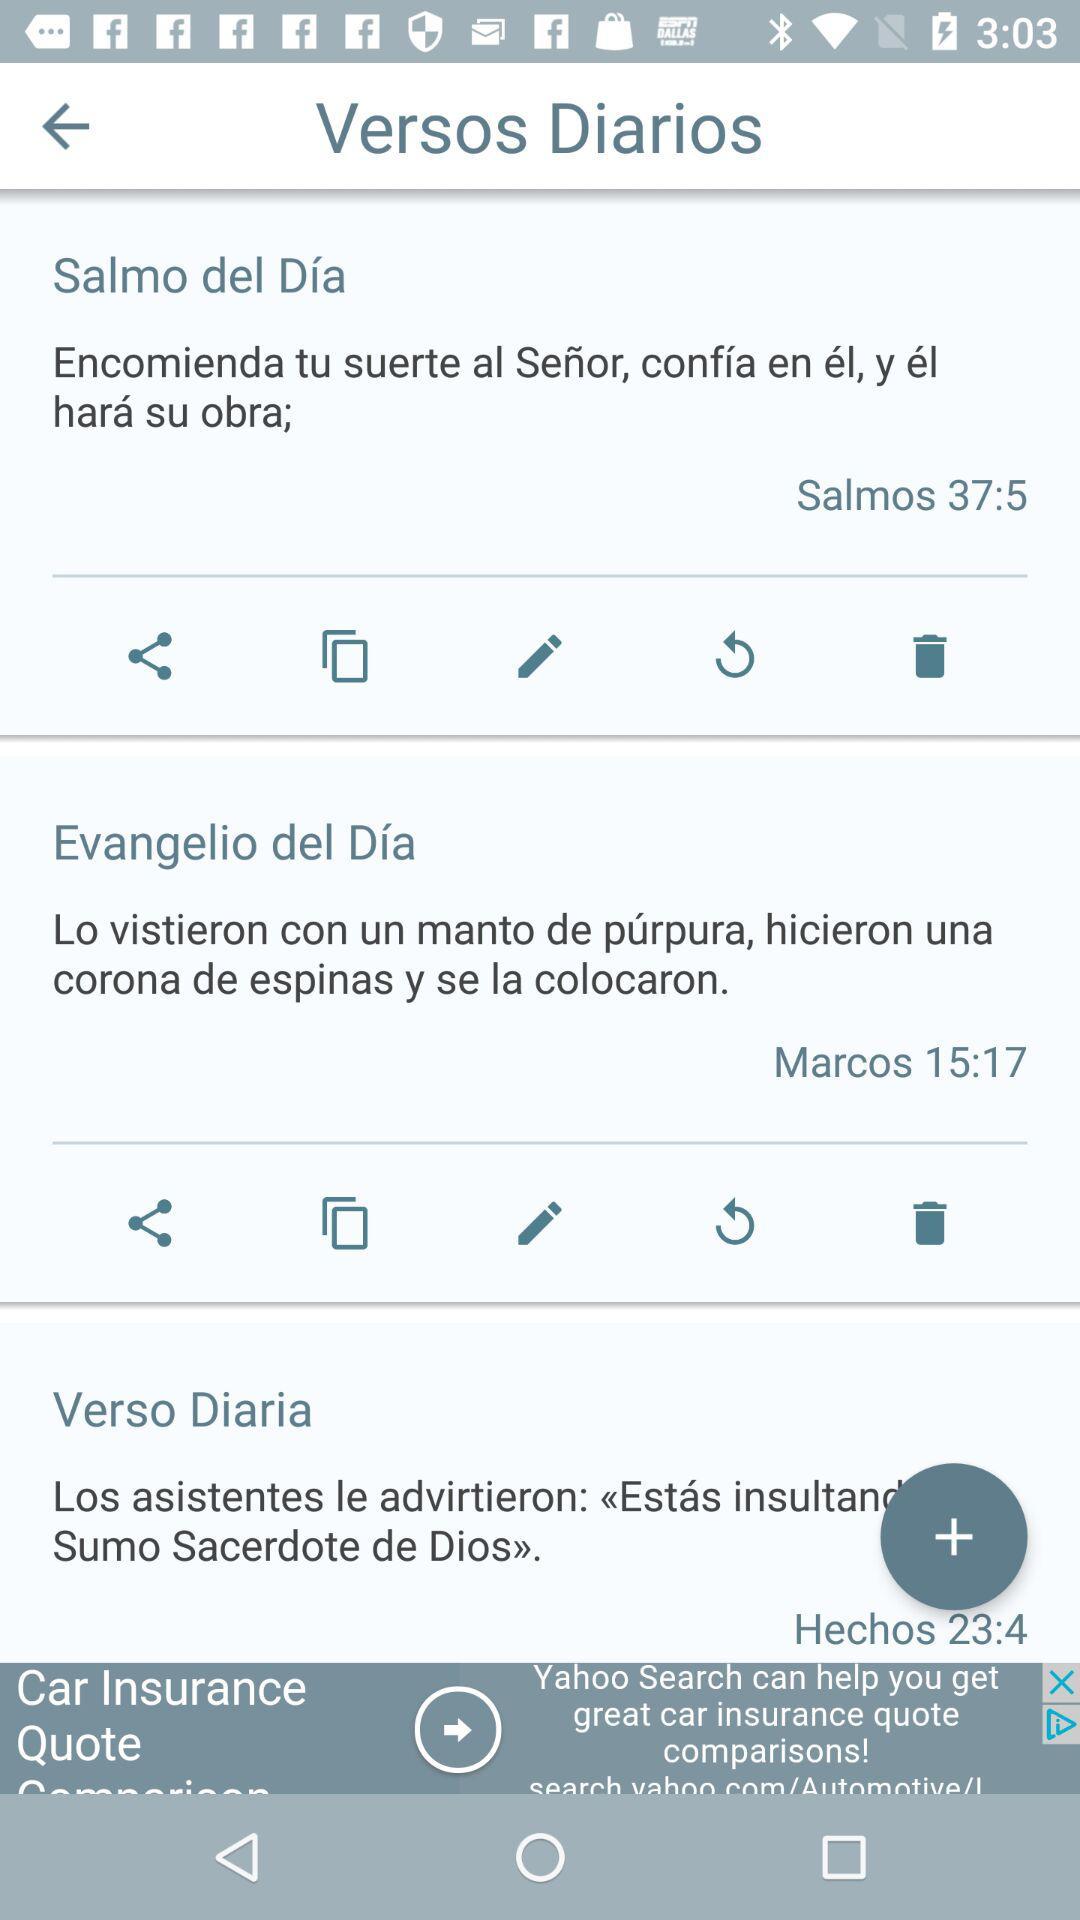 The height and width of the screenshot is (1920, 1080). I want to click on icon to the left of versos diarios, so click(64, 124).